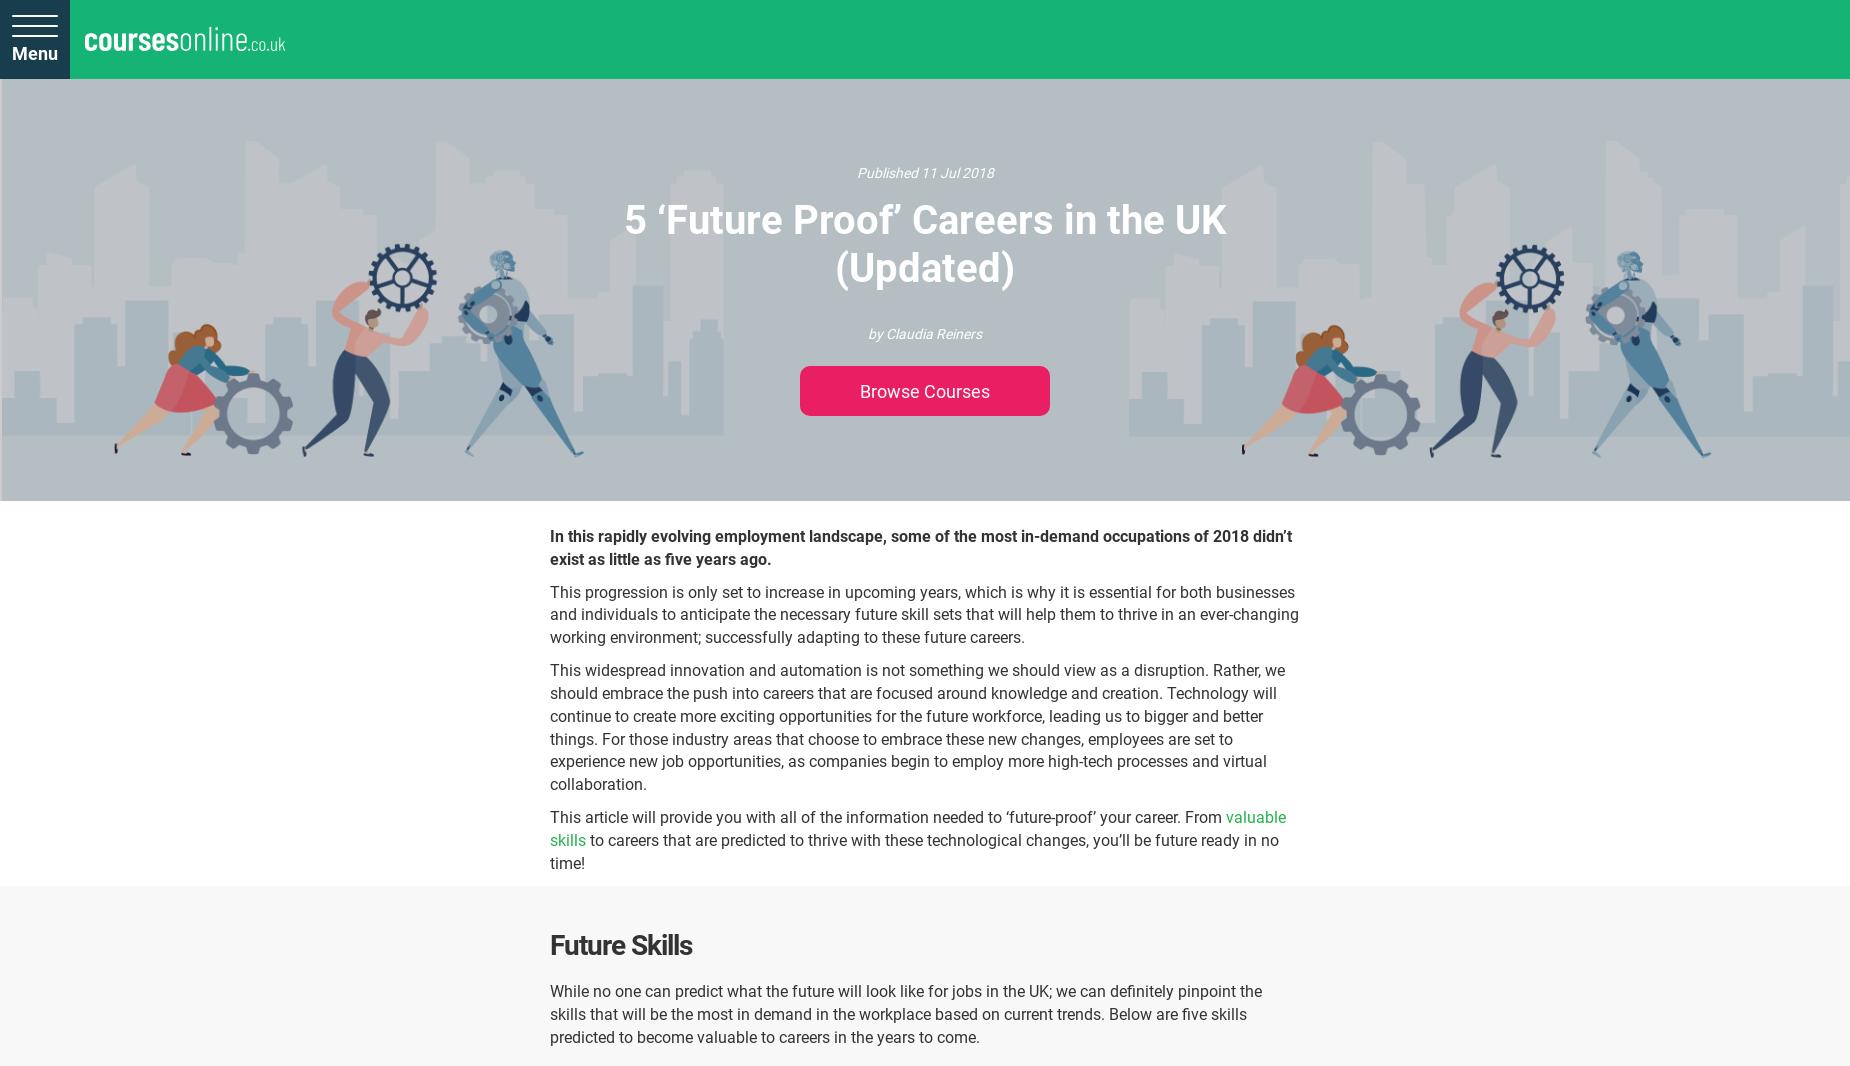 The width and height of the screenshot is (1850, 1066). Describe the element at coordinates (924, 613) in the screenshot. I see `'This progression is only set to increase in upcoming years, which is why it is essential for both businesses and individuals to anticipate the necessary future skill sets that will help them to thrive in an ever-changing working environment; successfully adapting to these future careers.'` at that location.